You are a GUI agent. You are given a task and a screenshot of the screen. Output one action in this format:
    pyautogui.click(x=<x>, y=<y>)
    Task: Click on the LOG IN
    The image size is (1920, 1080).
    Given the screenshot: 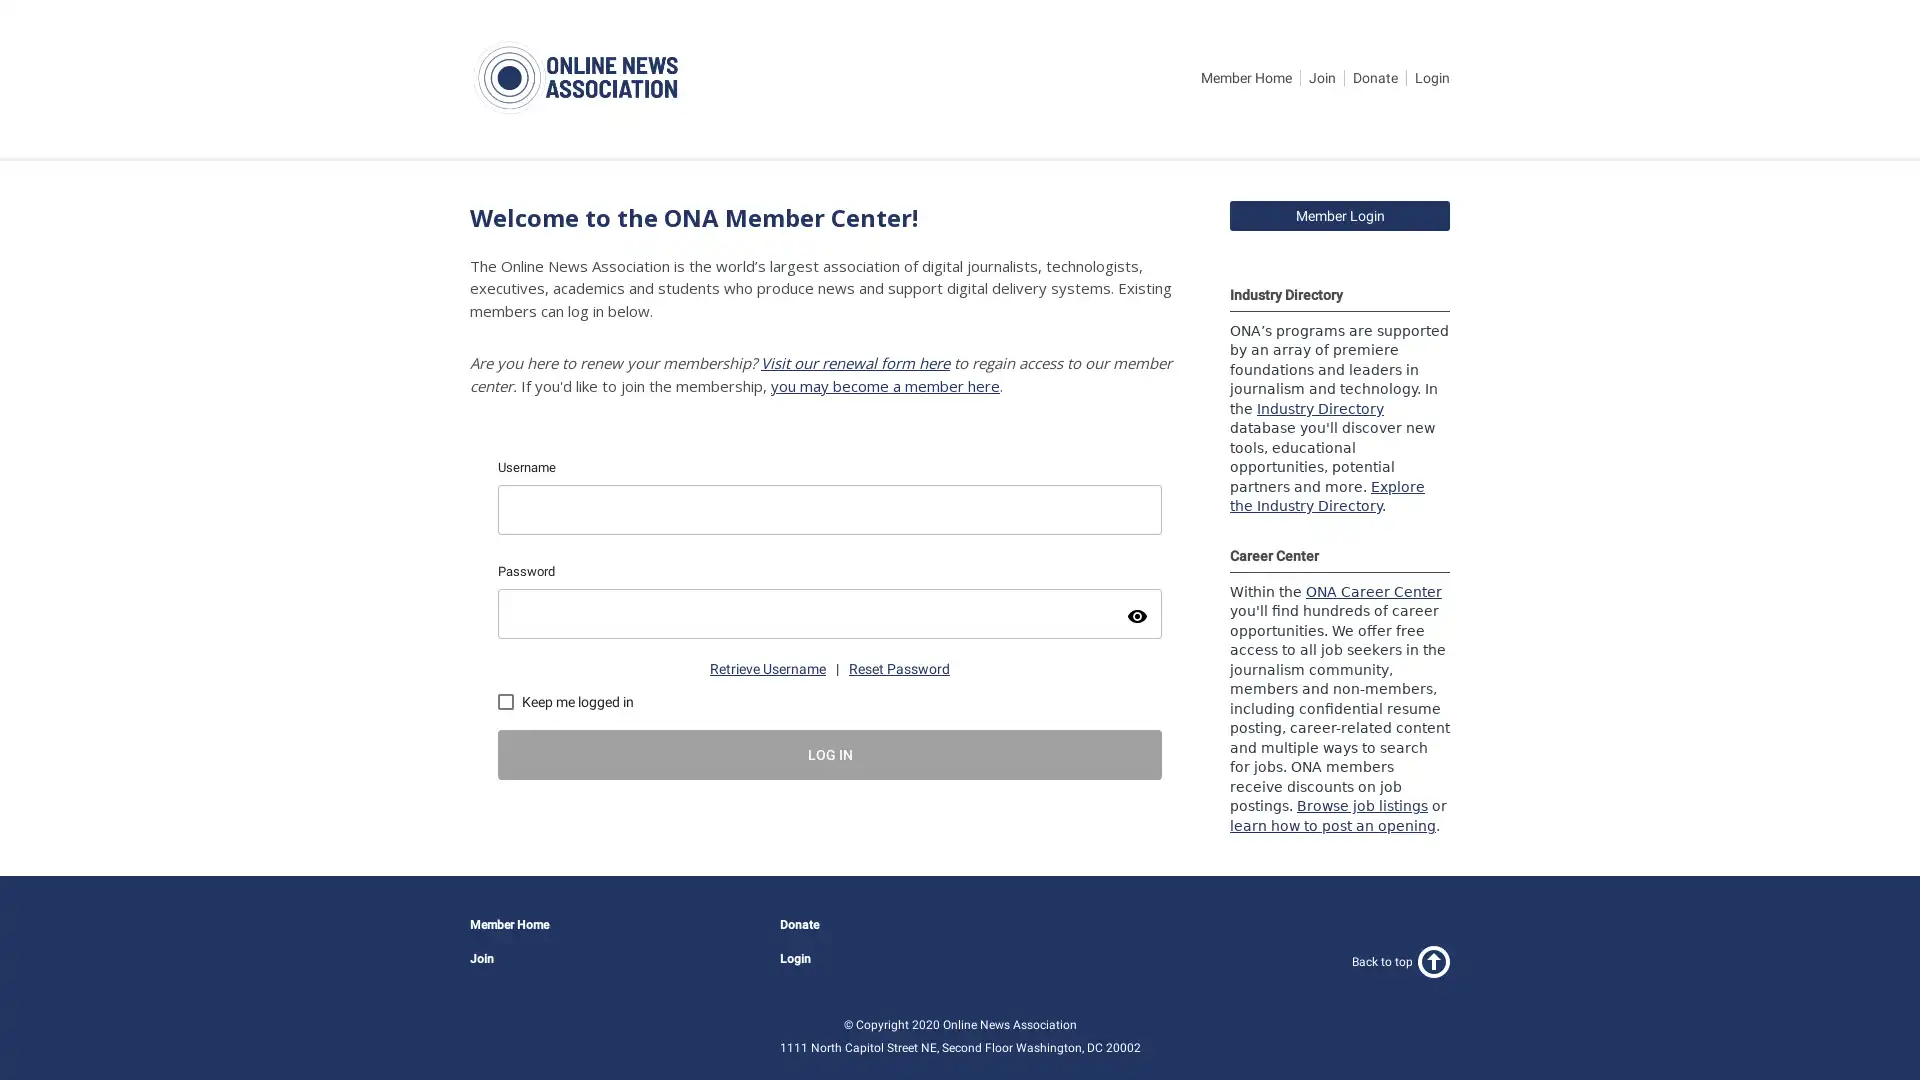 What is the action you would take?
    pyautogui.click(x=830, y=755)
    